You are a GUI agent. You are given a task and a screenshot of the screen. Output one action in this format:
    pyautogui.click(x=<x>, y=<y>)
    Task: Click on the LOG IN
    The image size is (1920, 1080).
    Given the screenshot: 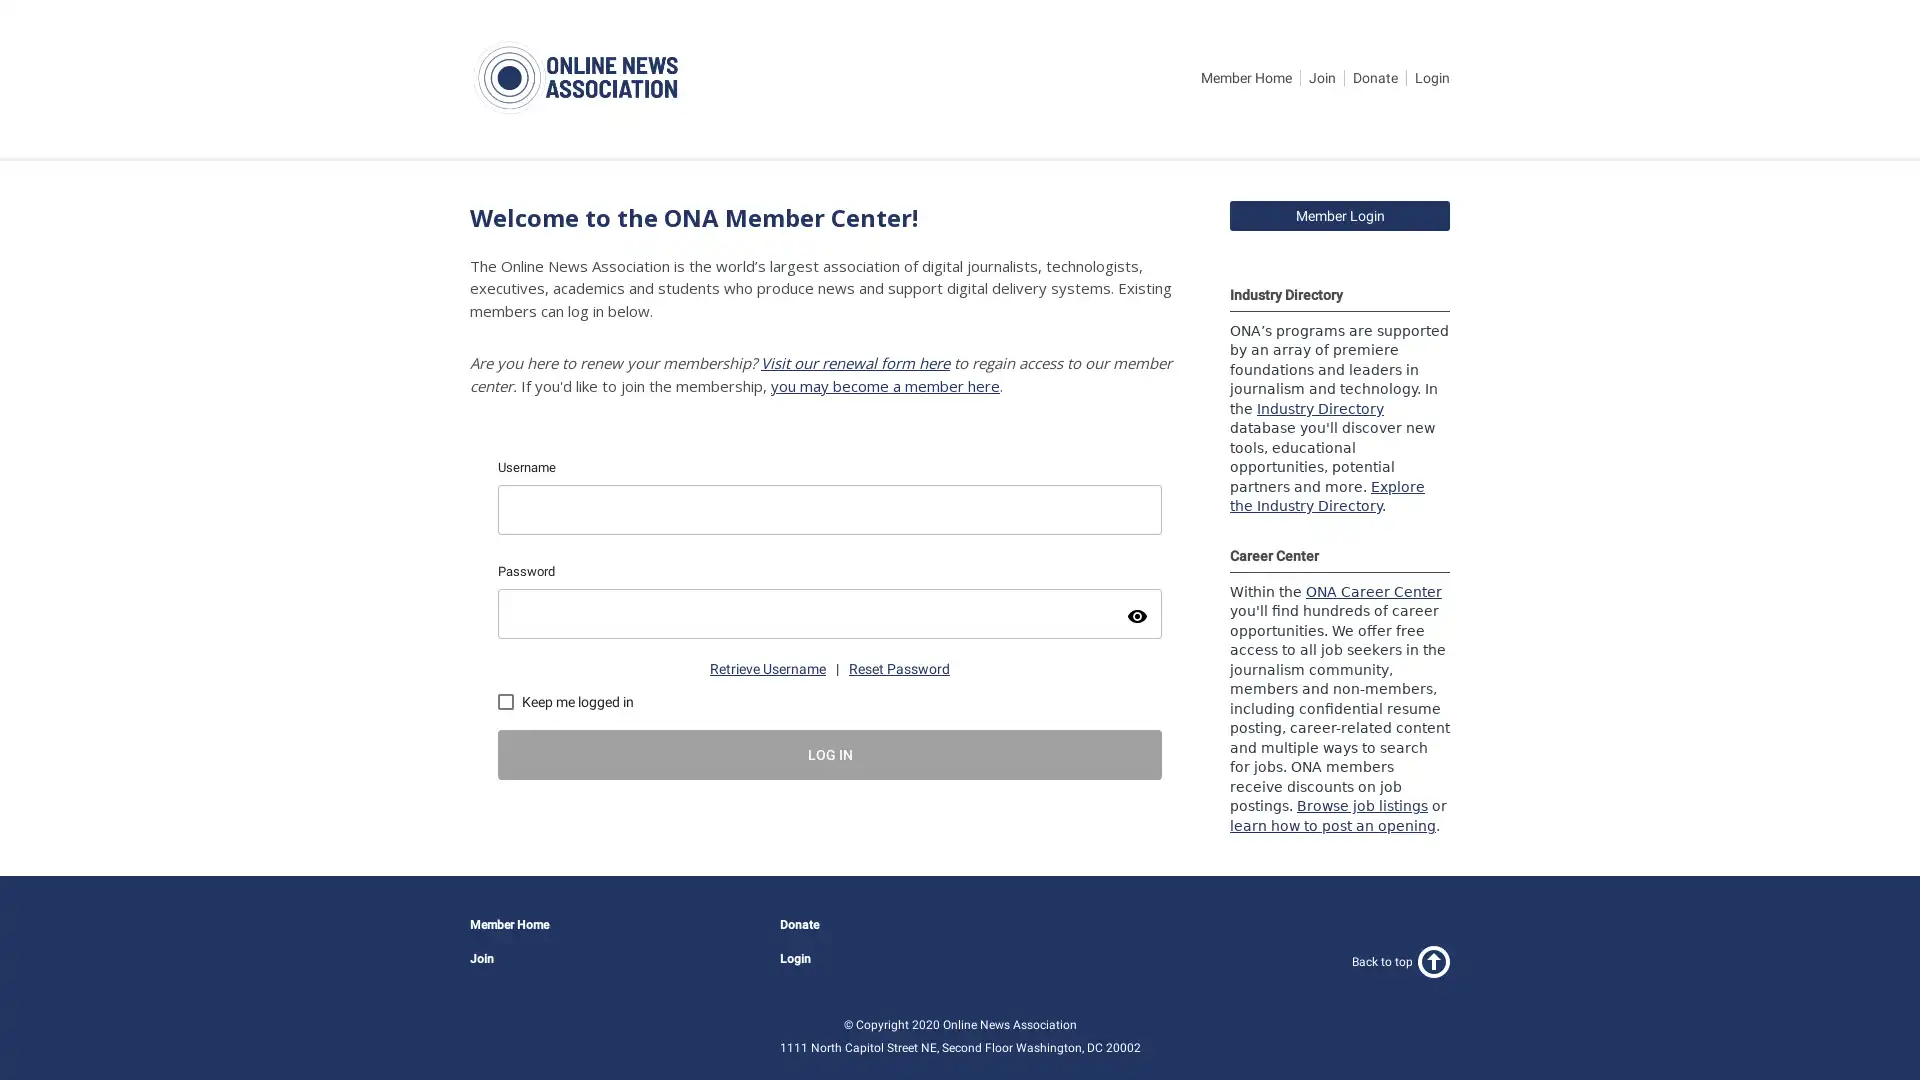 What is the action you would take?
    pyautogui.click(x=830, y=755)
    